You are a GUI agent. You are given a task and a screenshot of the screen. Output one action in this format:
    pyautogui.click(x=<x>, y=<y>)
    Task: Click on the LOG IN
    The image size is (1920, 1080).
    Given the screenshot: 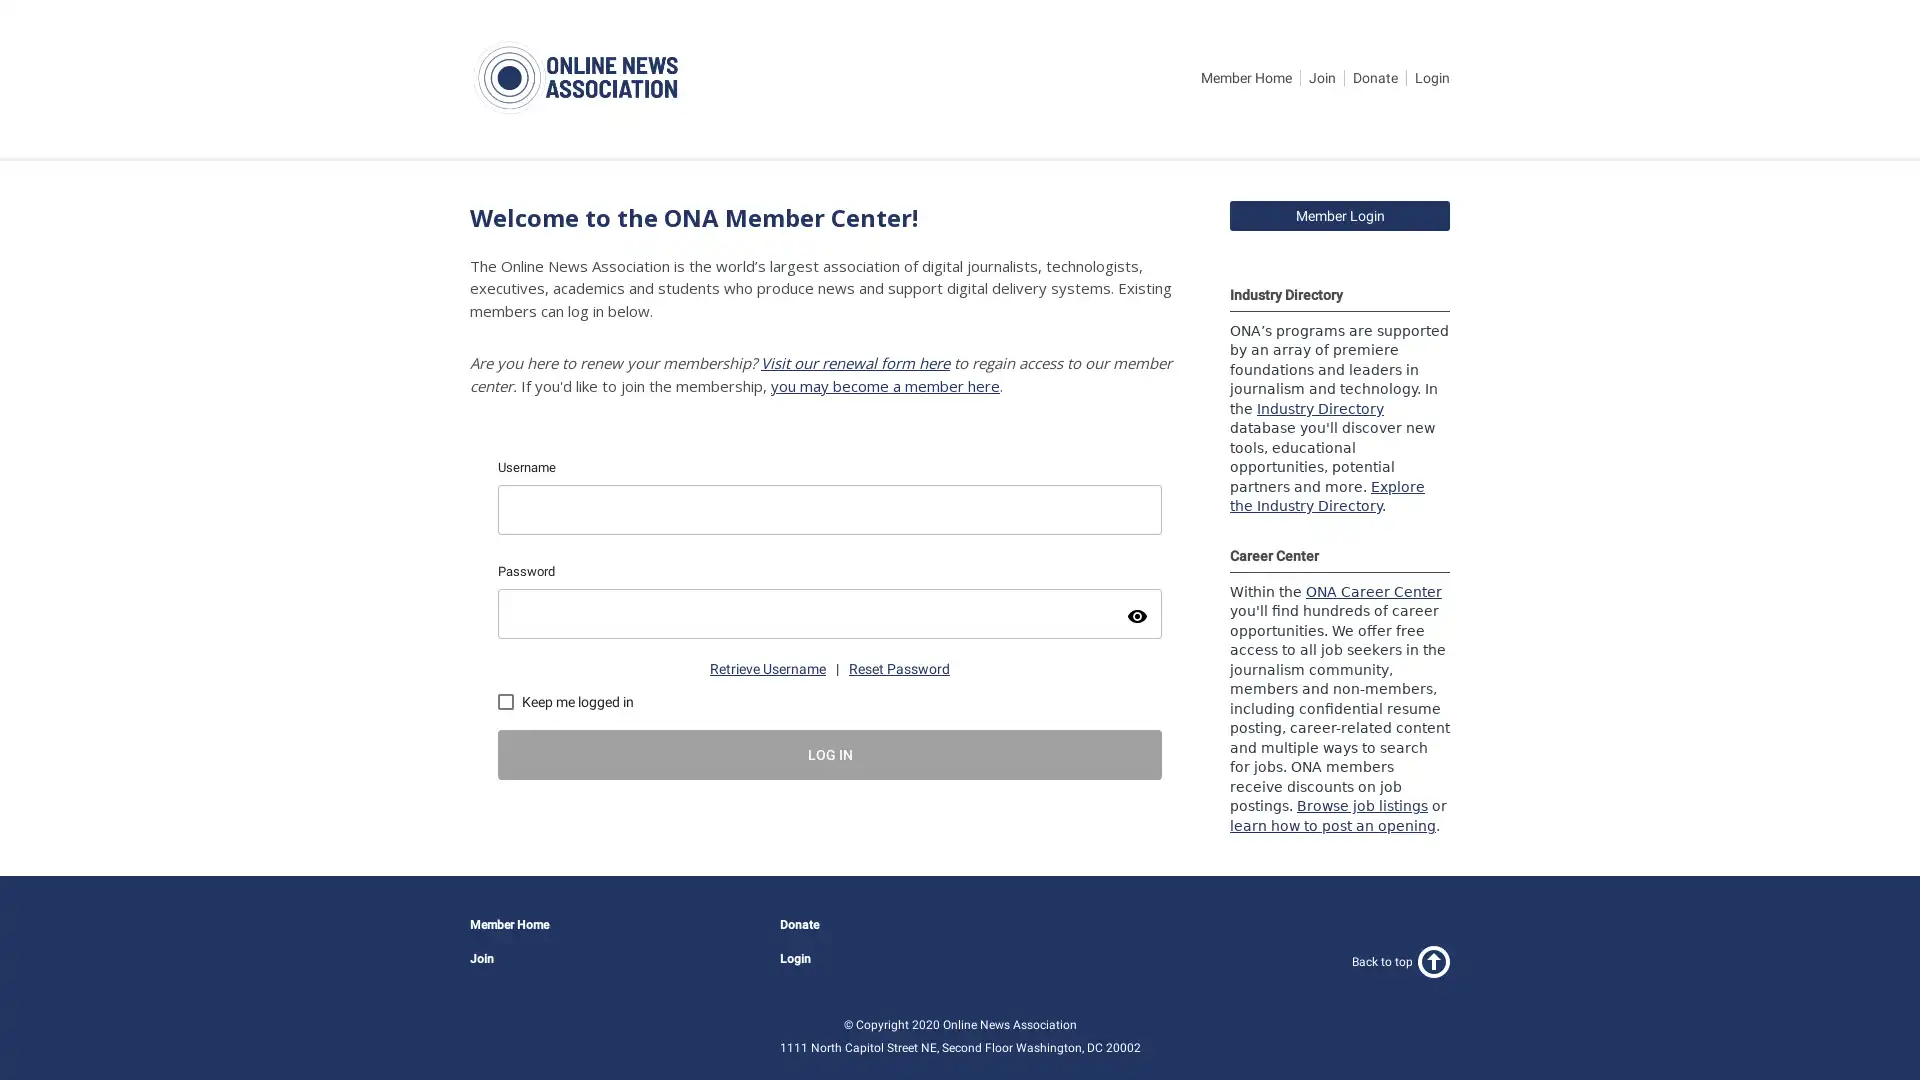 What is the action you would take?
    pyautogui.click(x=830, y=755)
    